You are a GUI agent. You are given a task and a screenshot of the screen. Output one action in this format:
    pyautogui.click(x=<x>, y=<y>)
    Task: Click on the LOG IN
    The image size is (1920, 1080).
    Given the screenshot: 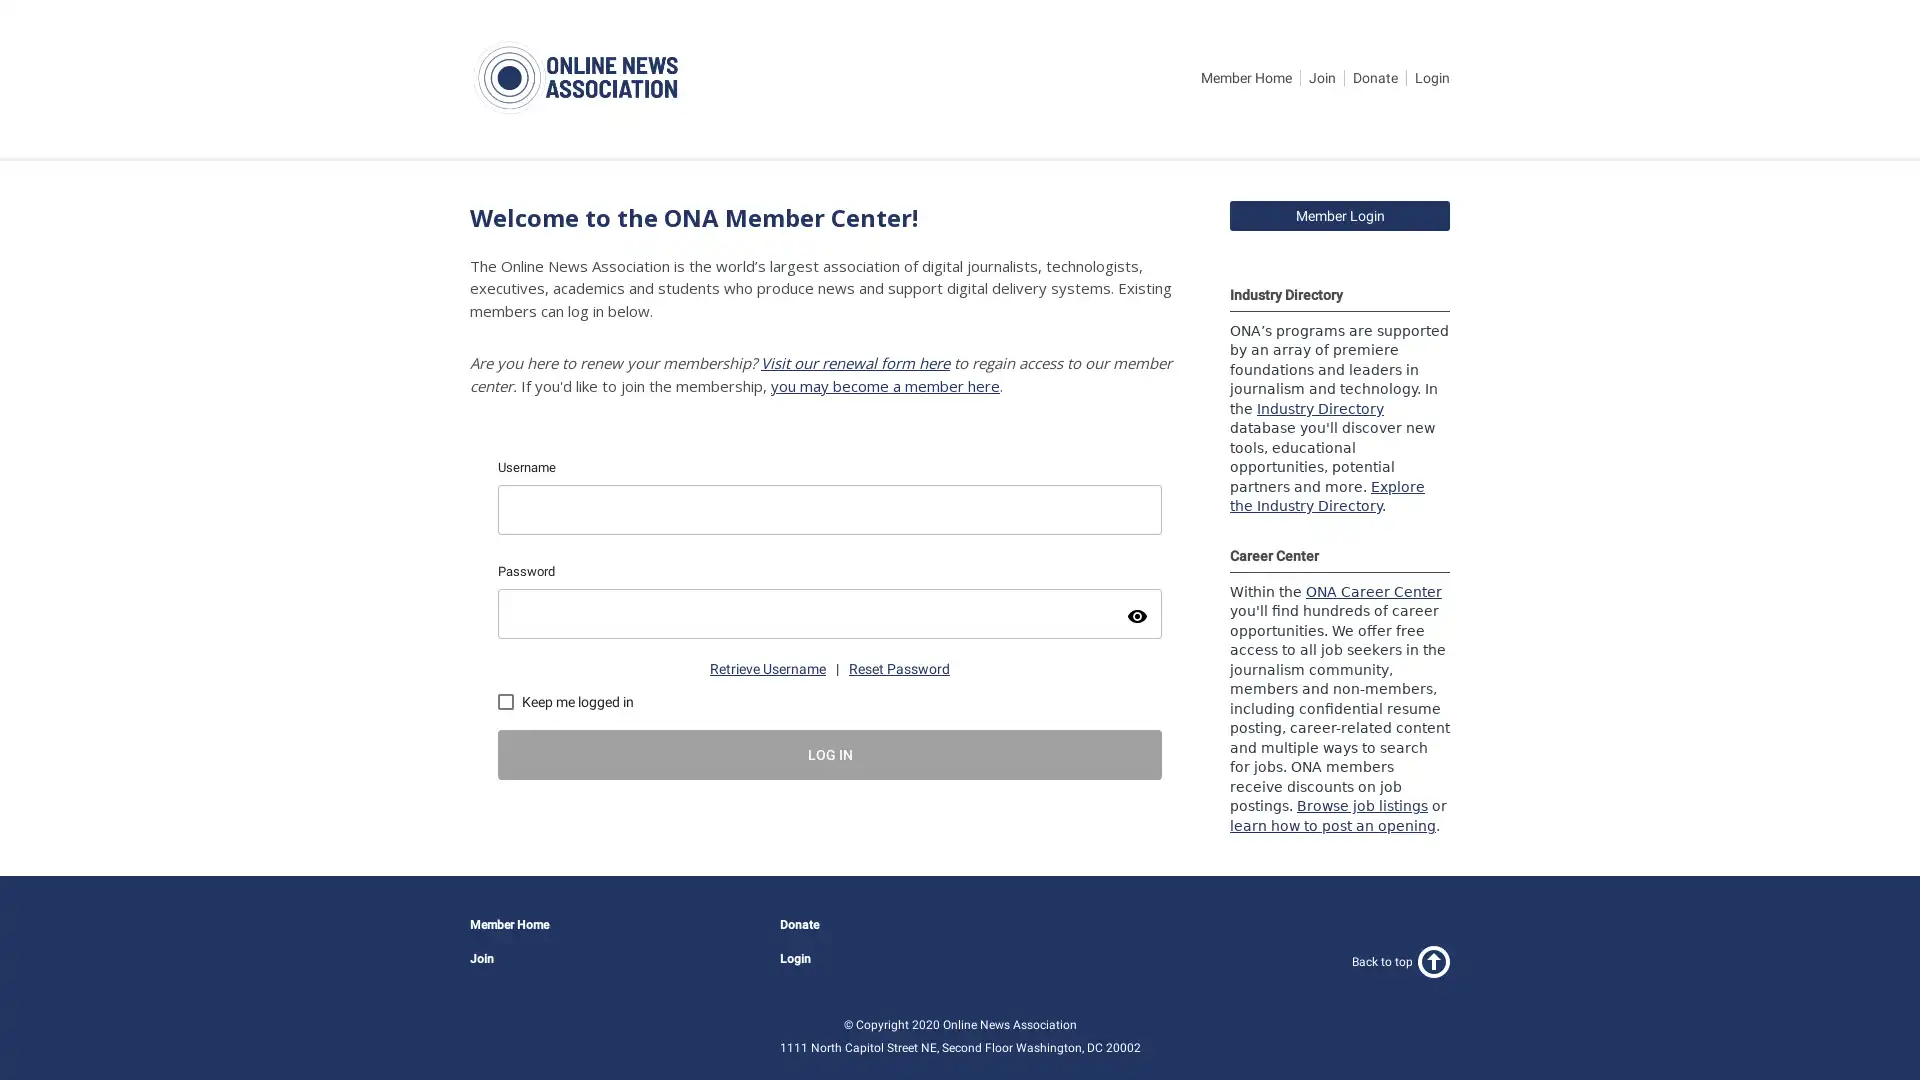 What is the action you would take?
    pyautogui.click(x=830, y=755)
    